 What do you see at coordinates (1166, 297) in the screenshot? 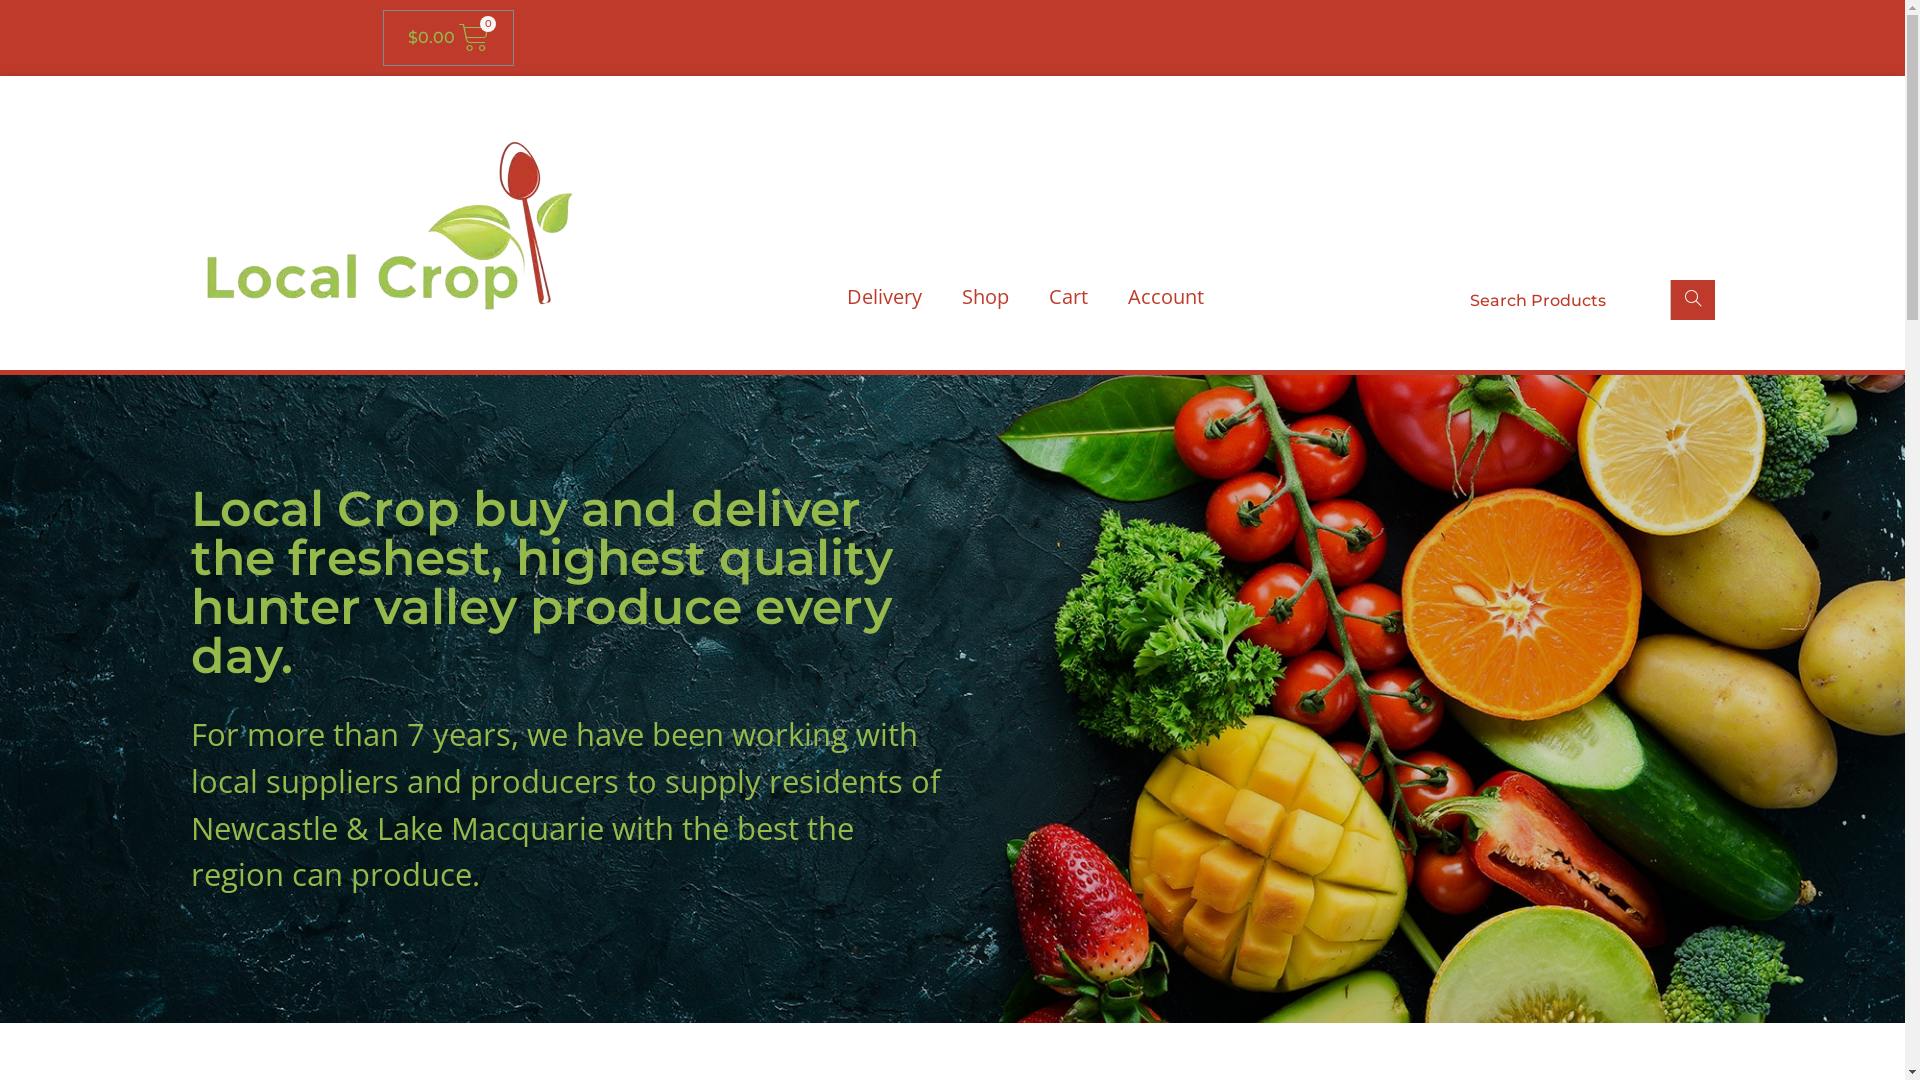
I see `'Account'` at bounding box center [1166, 297].